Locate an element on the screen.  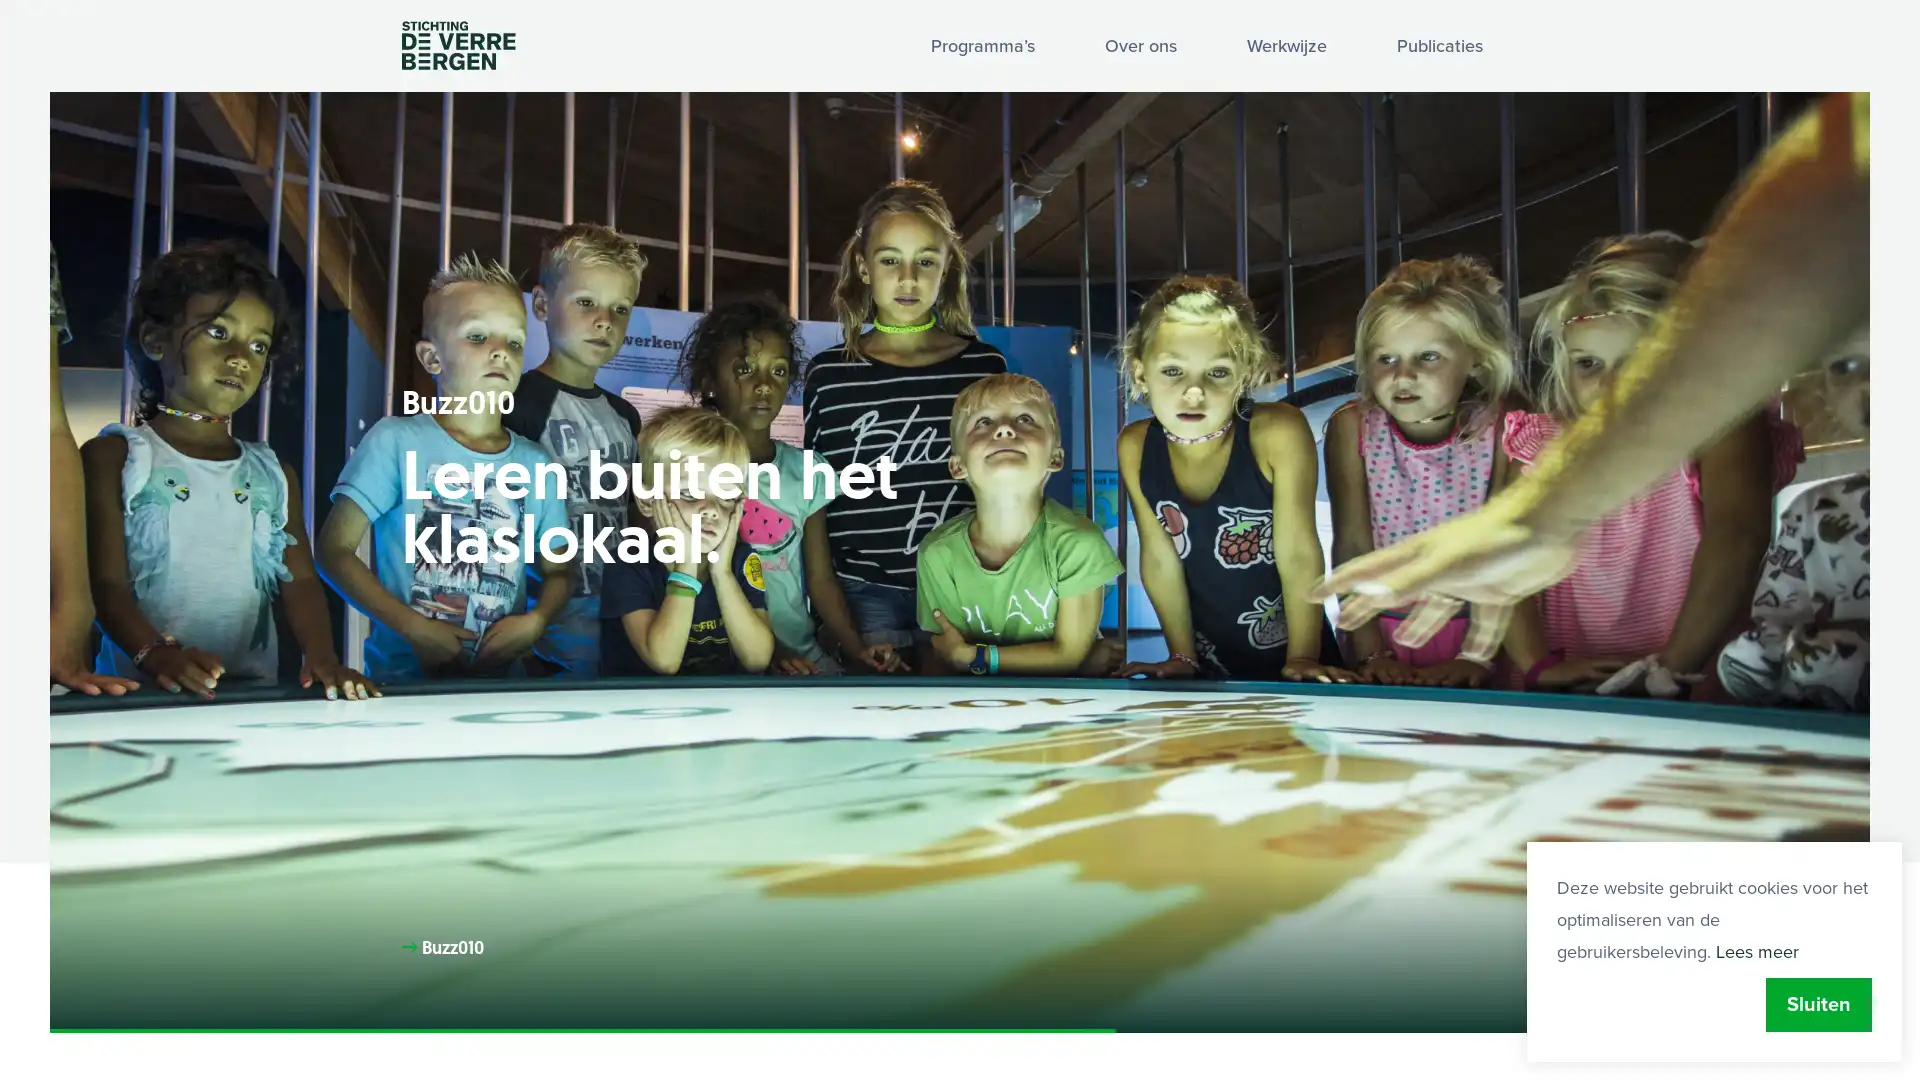
Next is located at coordinates (1809, 981).